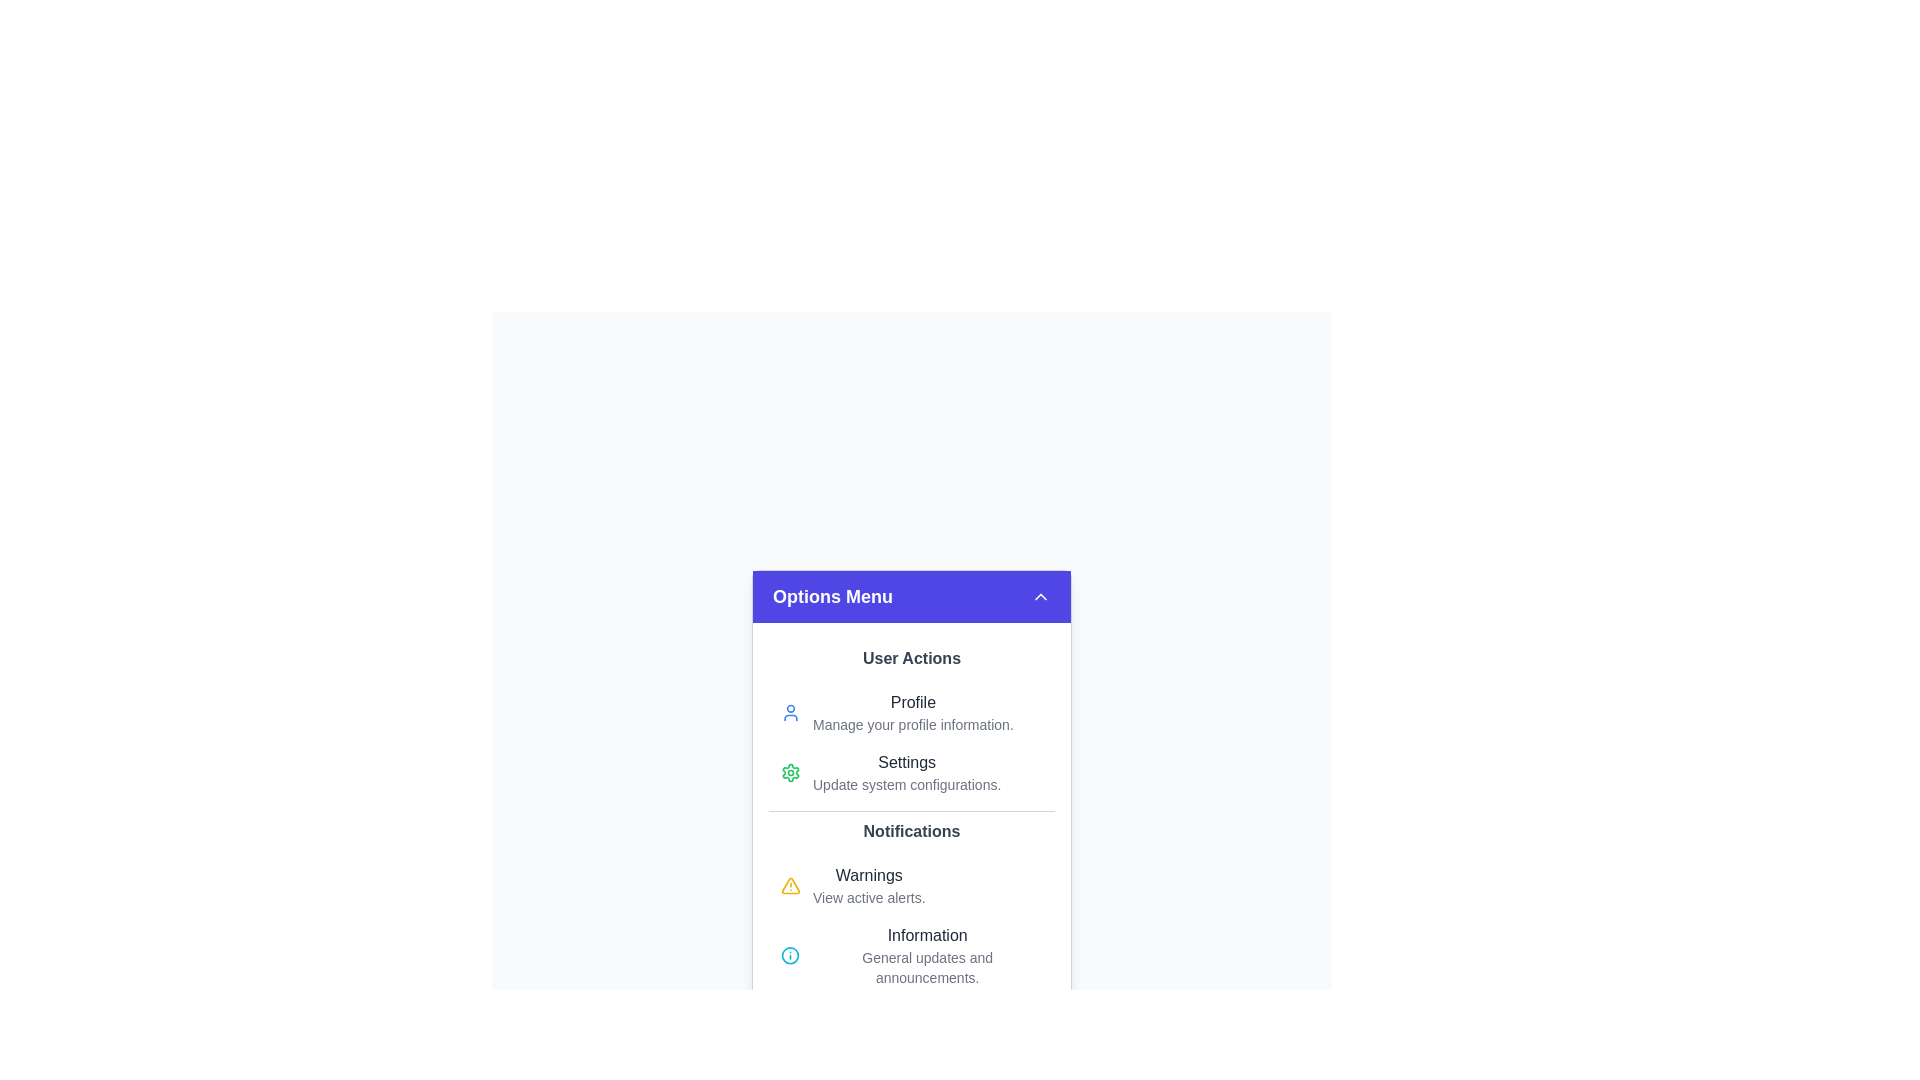  What do you see at coordinates (912, 712) in the screenshot?
I see `the 'Profile' navigation menu item, which features a bold title and a smaller description, located under the 'User Actions' section` at bounding box center [912, 712].